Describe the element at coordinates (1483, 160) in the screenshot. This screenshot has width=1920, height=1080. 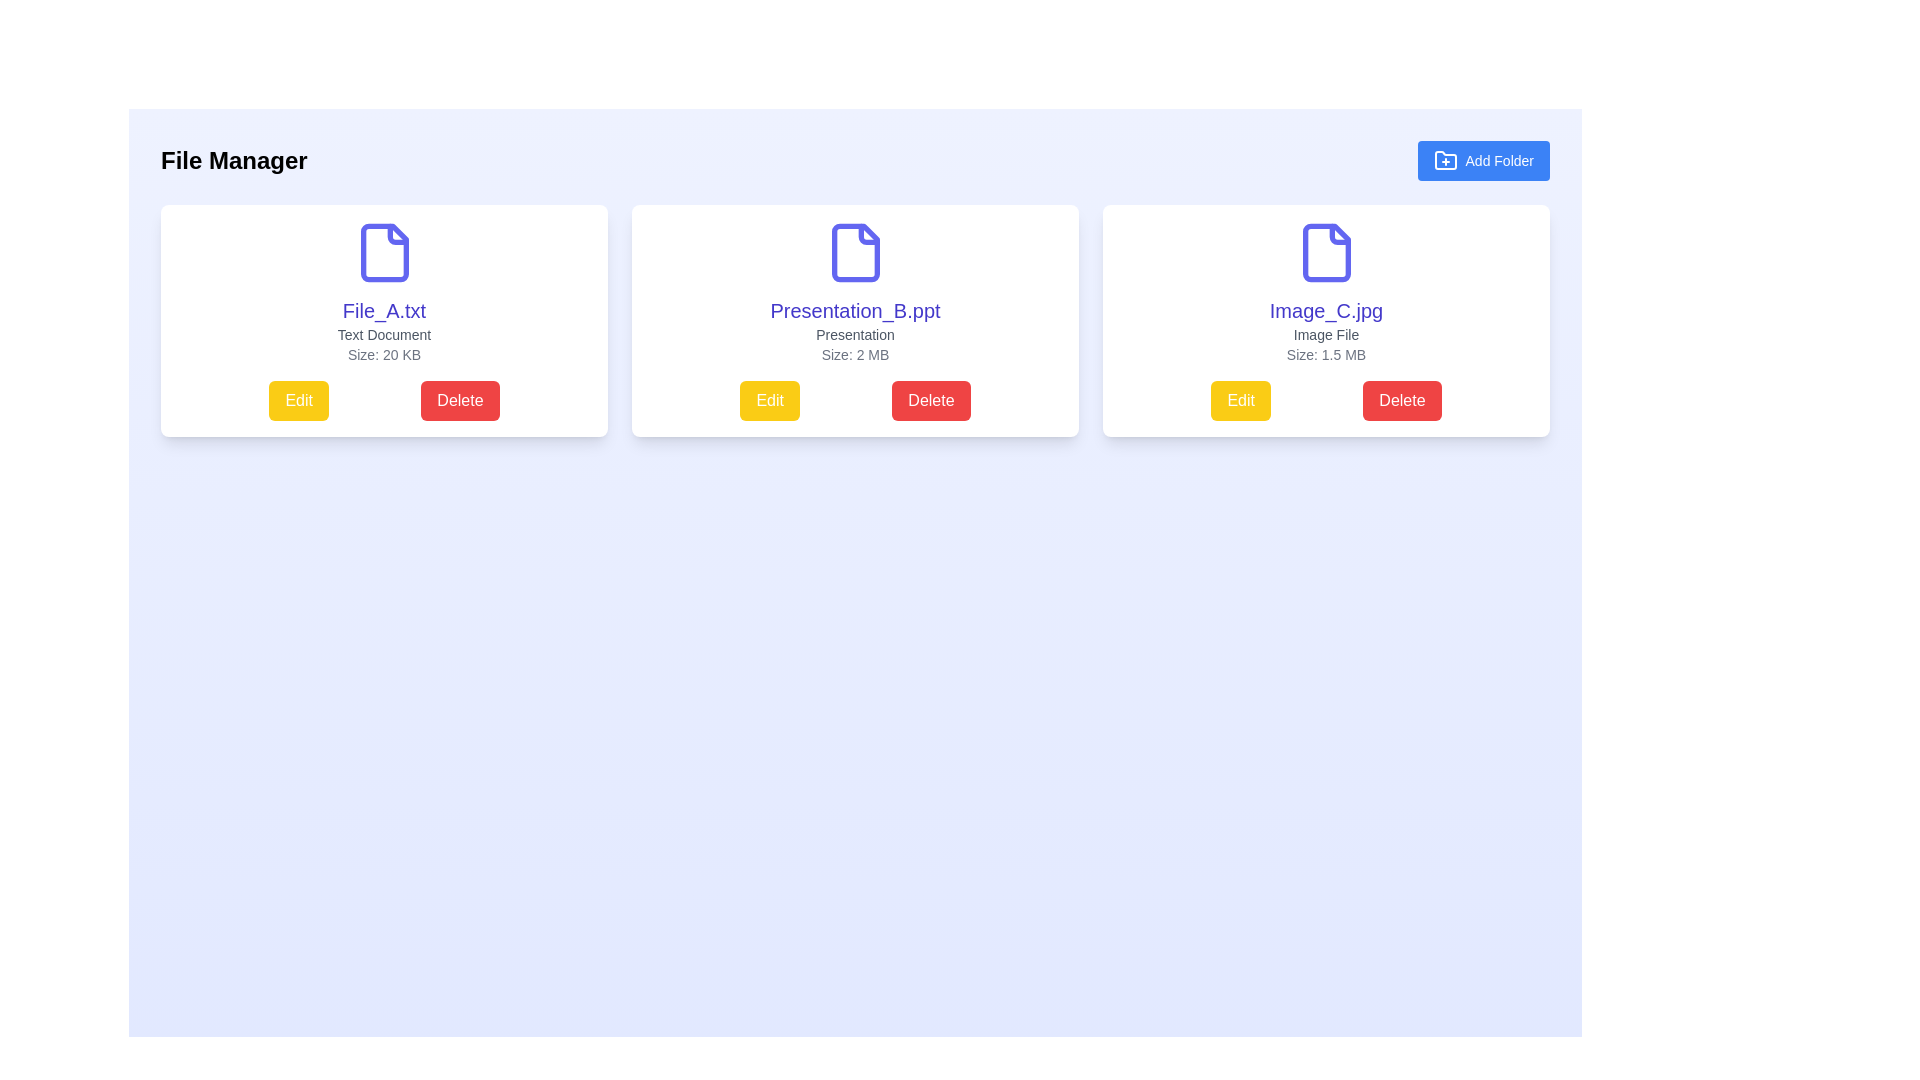
I see `the button in the top-right corner of the interface to initiate the folder creation process` at that location.